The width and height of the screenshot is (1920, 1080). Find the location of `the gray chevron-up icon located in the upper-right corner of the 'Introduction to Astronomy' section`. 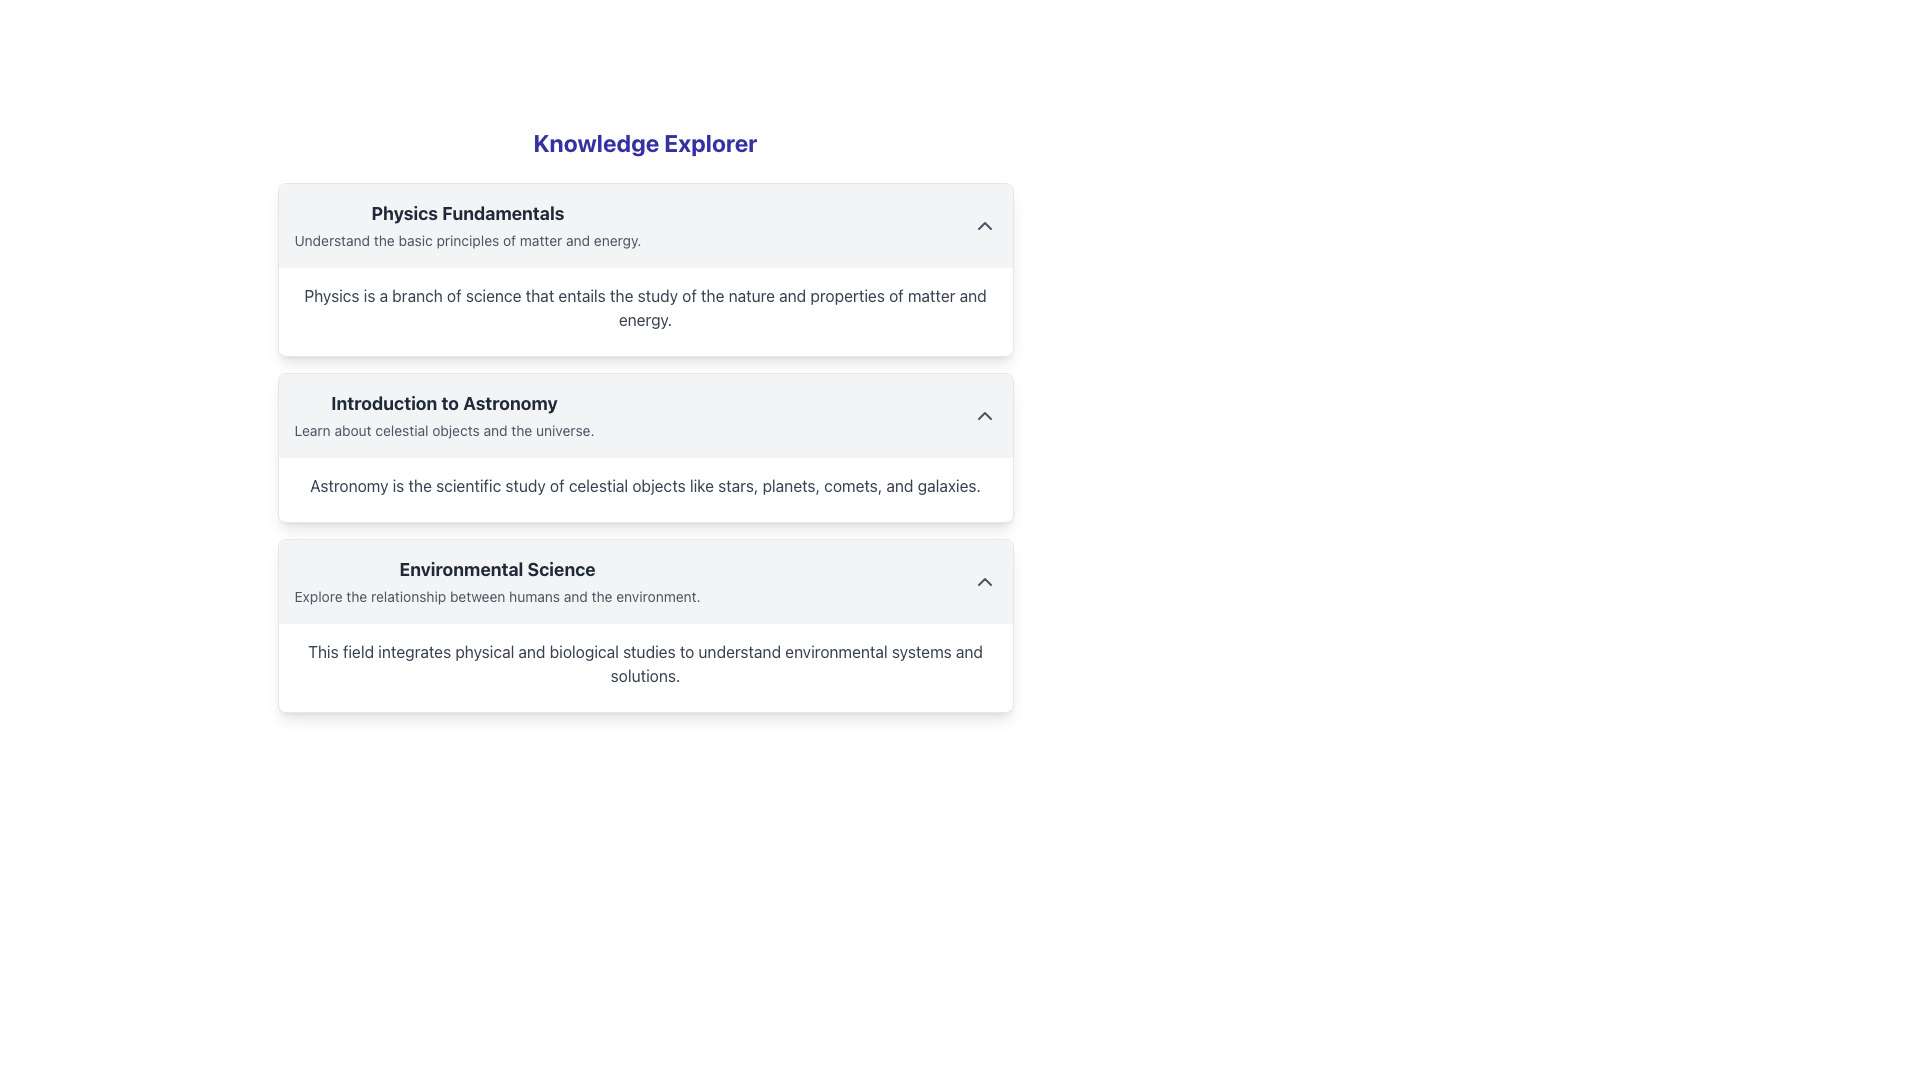

the gray chevron-up icon located in the upper-right corner of the 'Introduction to Astronomy' section is located at coordinates (984, 415).